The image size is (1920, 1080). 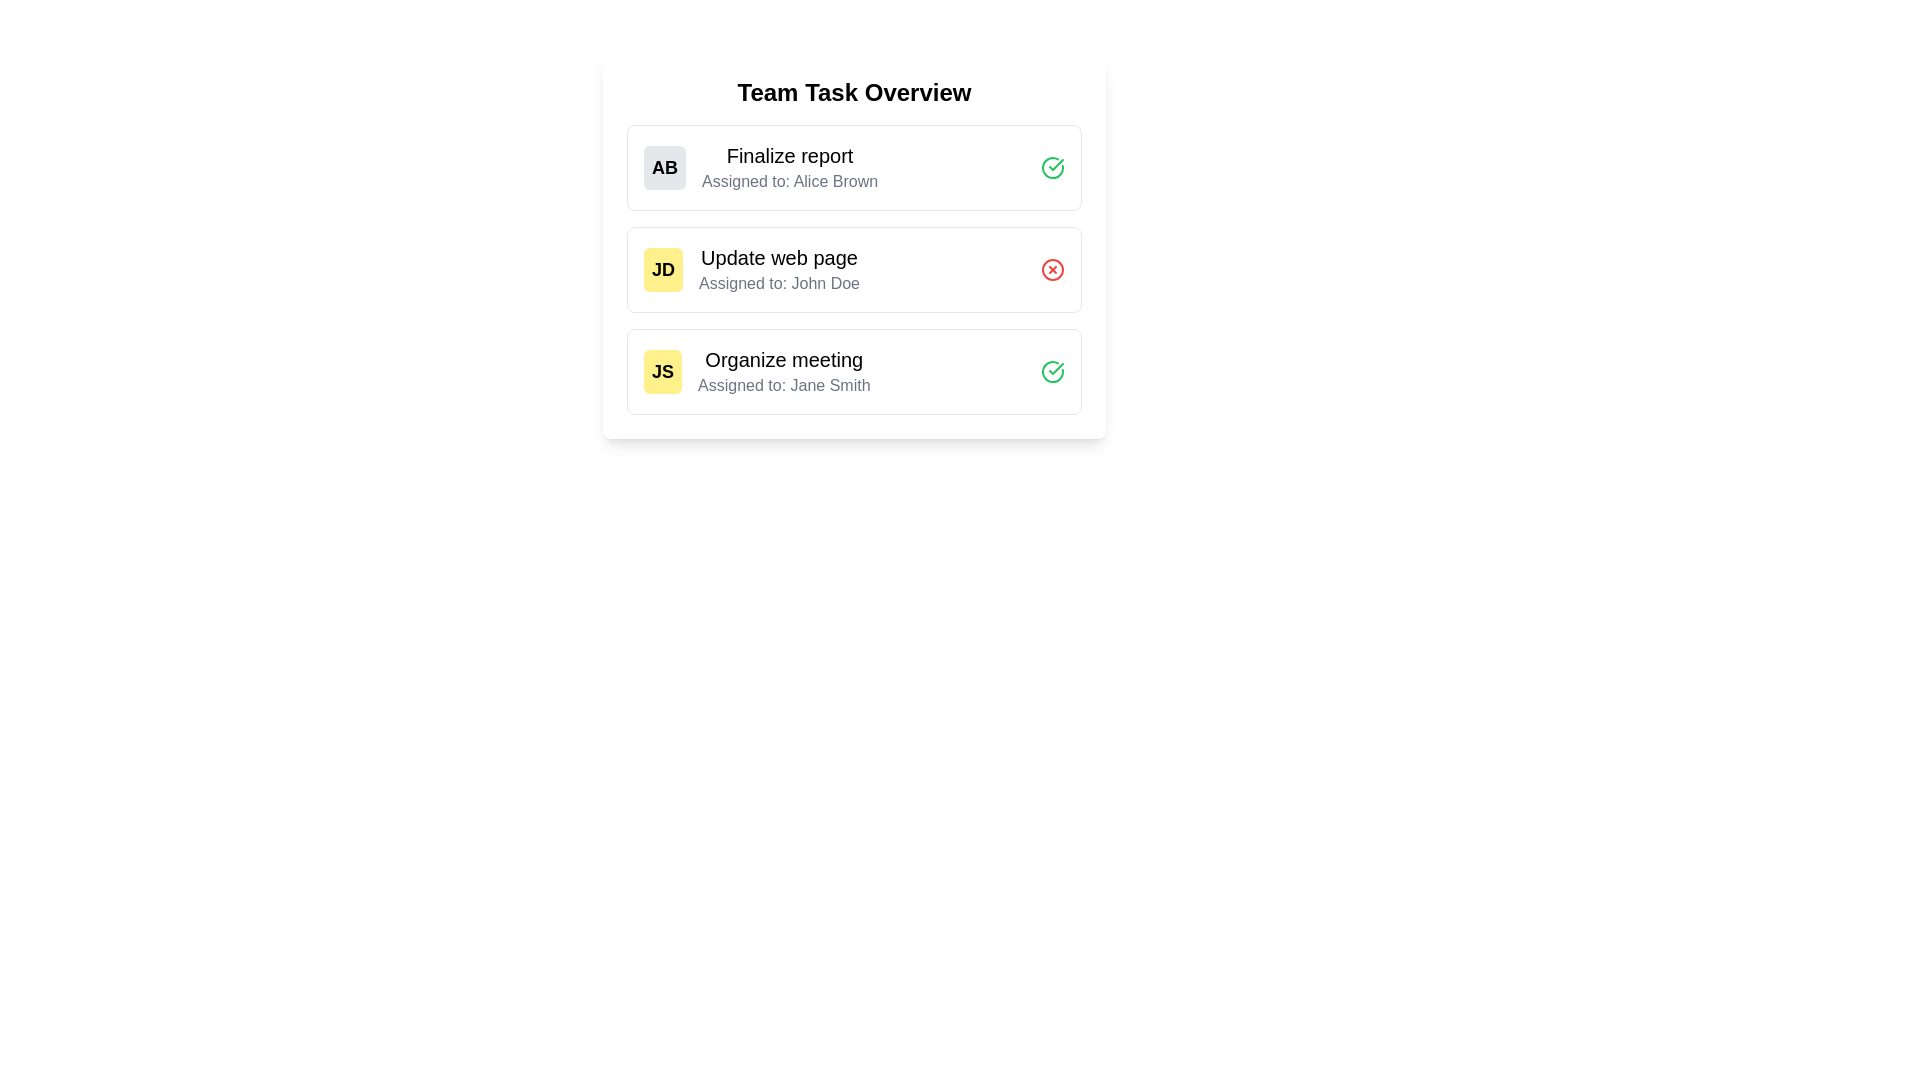 I want to click on the text label displaying 'Finalize report', which is part of the 'Team Task Overview' section and positioned to the right of the 'AB' icon, so click(x=789, y=154).